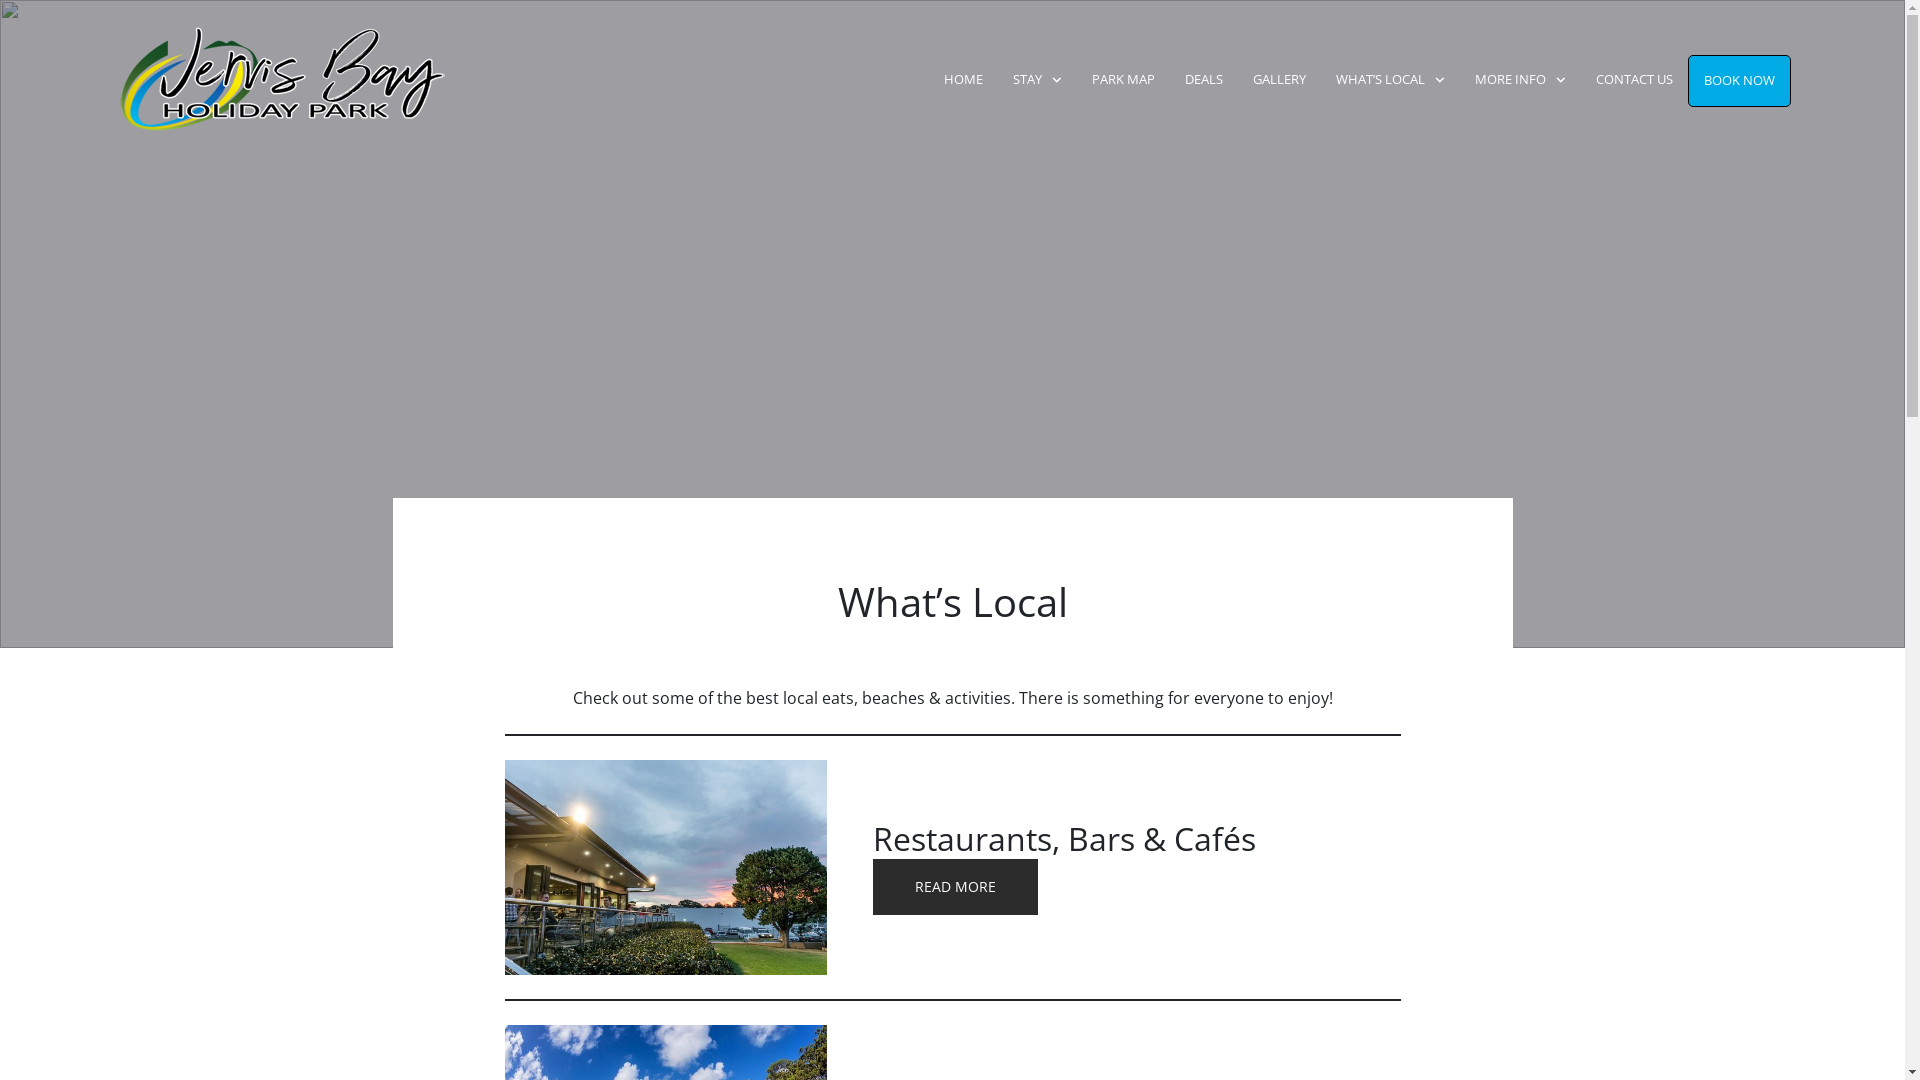 The width and height of the screenshot is (1920, 1080). I want to click on 'PARK MAP', so click(1123, 79).